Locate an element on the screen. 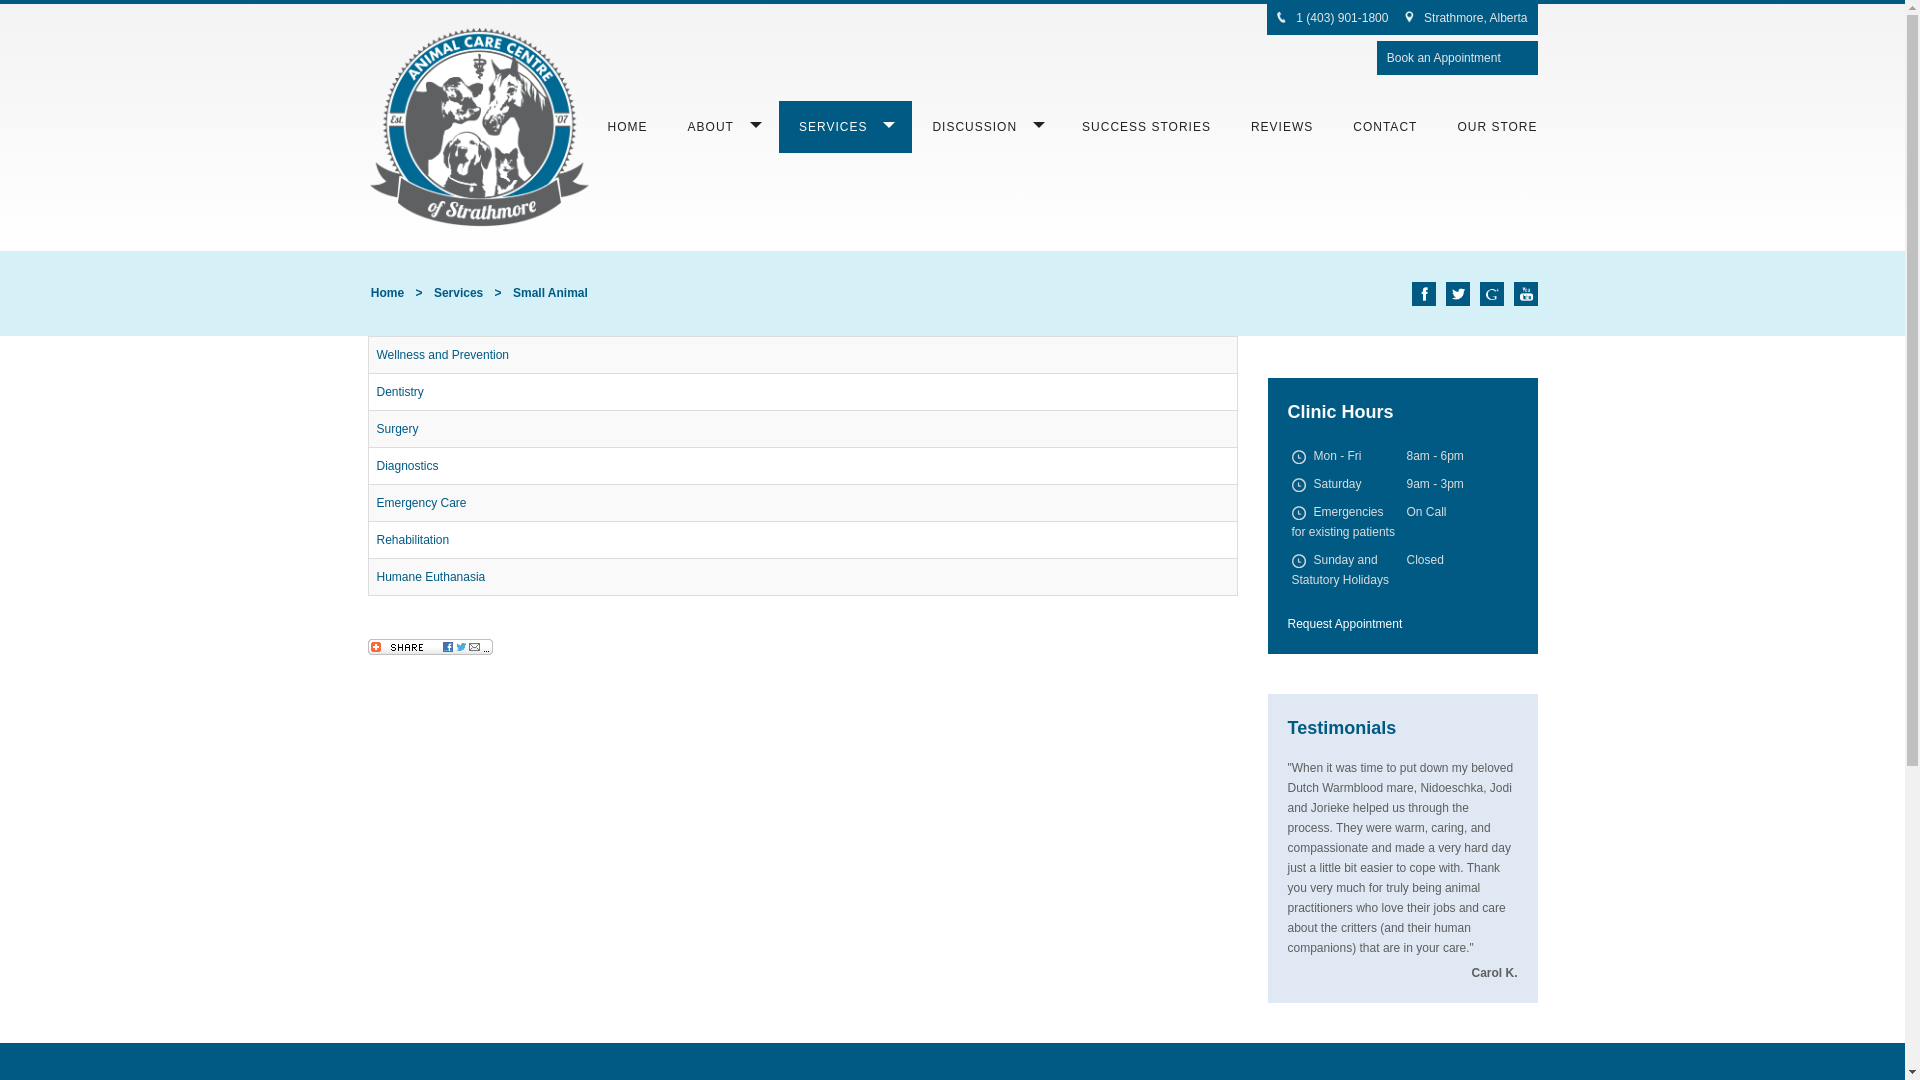  'ABOUT' is located at coordinates (722, 127).